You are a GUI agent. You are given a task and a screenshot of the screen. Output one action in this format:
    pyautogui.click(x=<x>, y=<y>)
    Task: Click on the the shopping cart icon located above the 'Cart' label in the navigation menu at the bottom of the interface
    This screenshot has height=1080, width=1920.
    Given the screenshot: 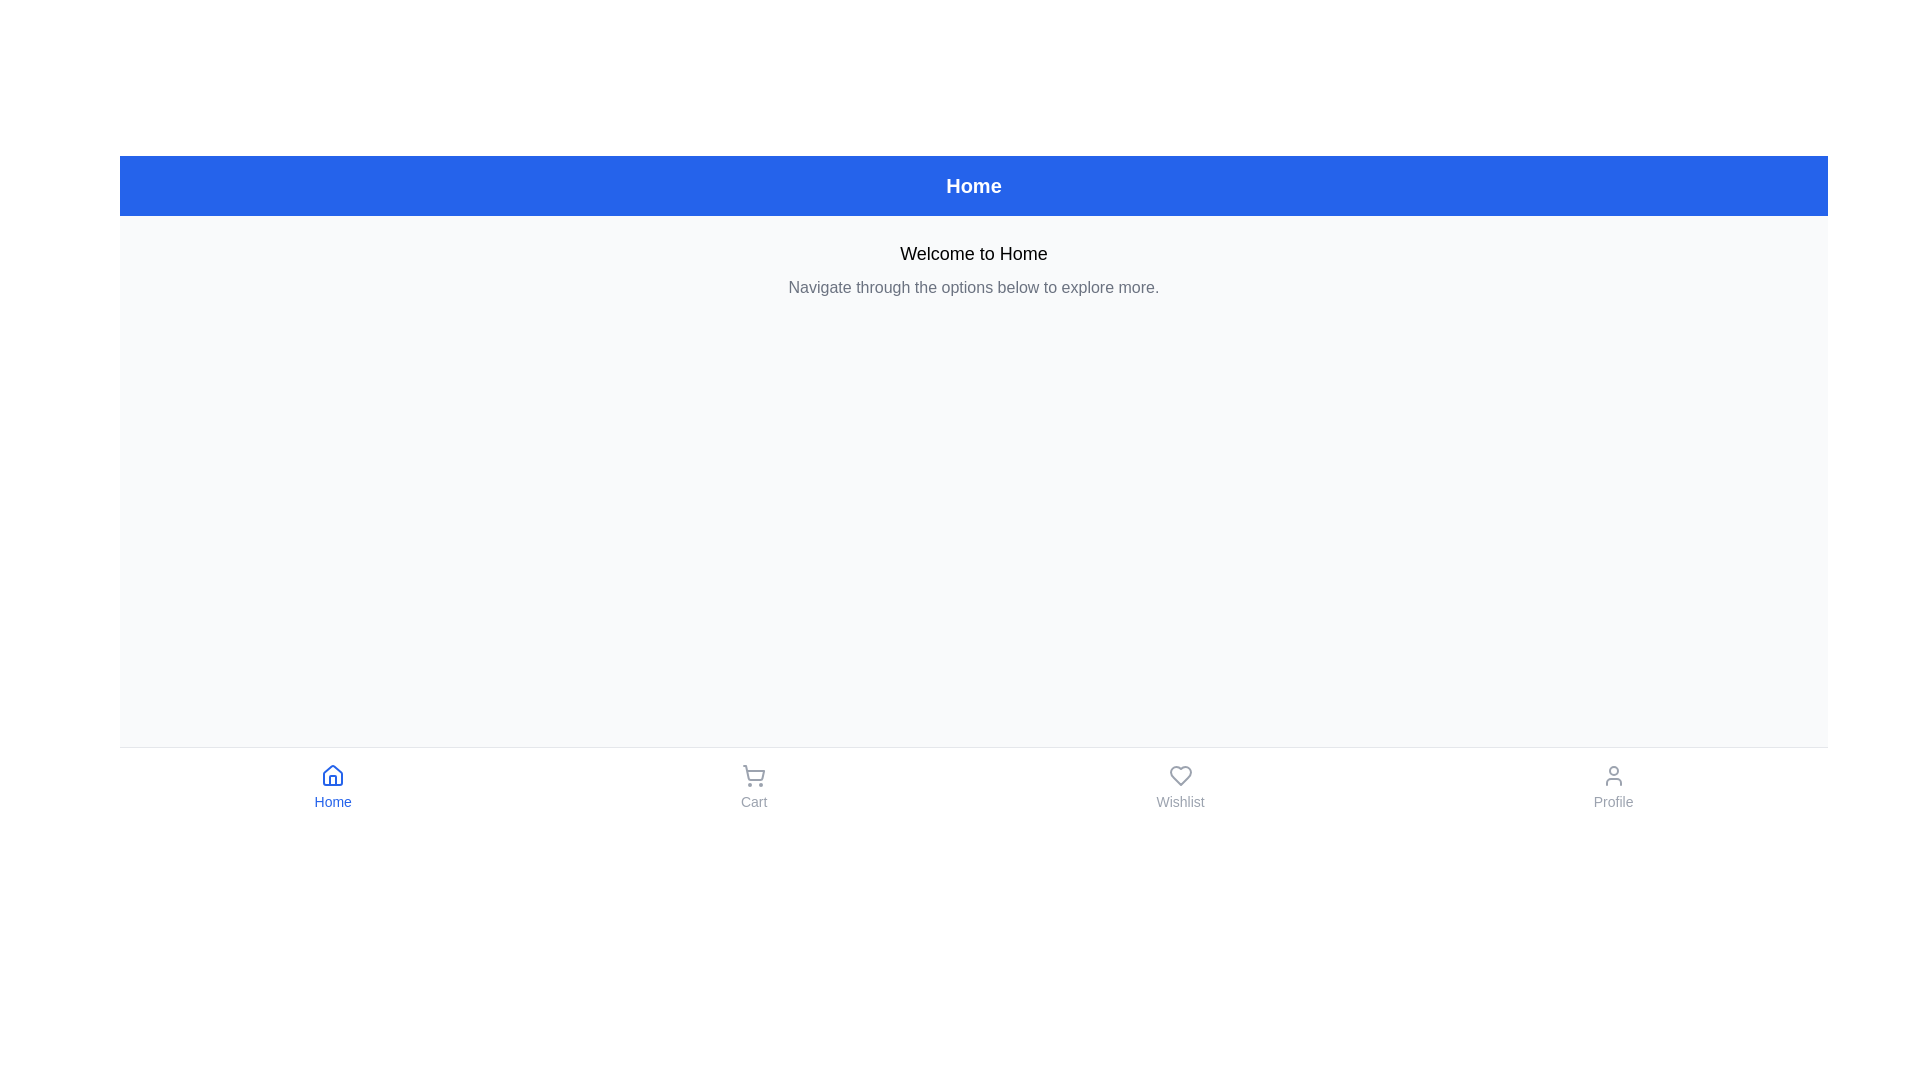 What is the action you would take?
    pyautogui.click(x=753, y=774)
    